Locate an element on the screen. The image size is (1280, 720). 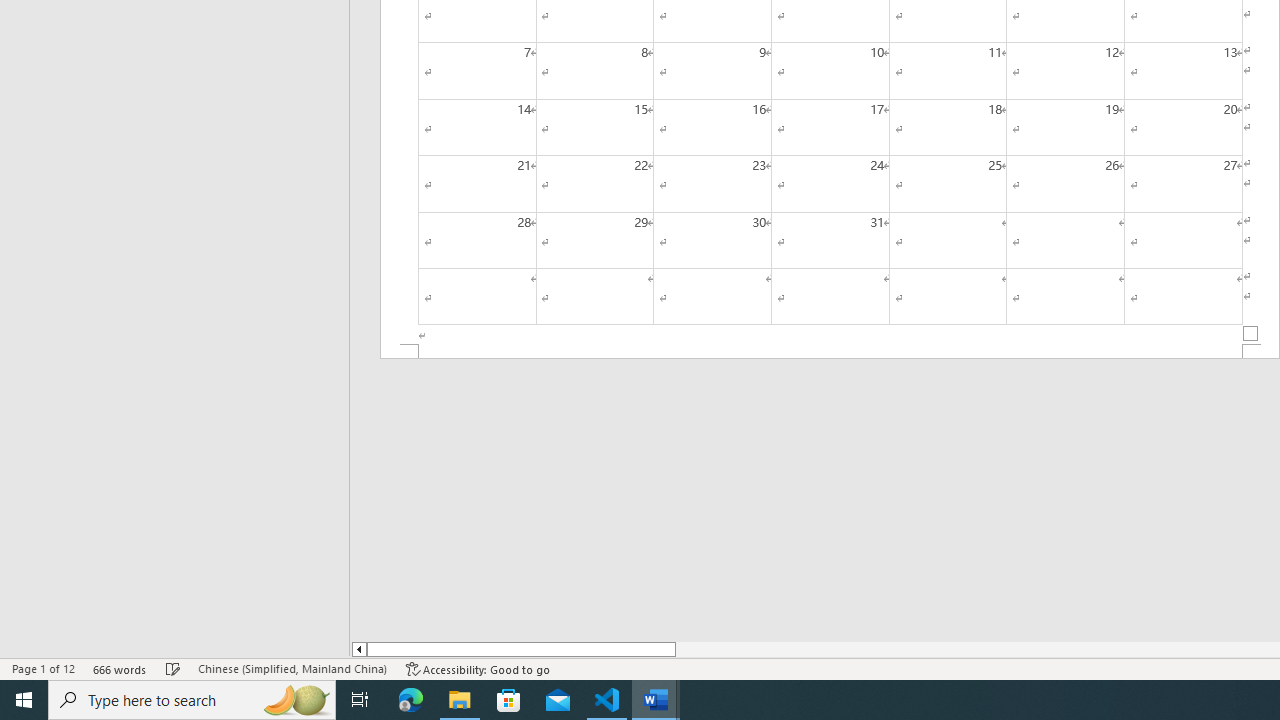
'Page Number Page 1 of 12' is located at coordinates (43, 669).